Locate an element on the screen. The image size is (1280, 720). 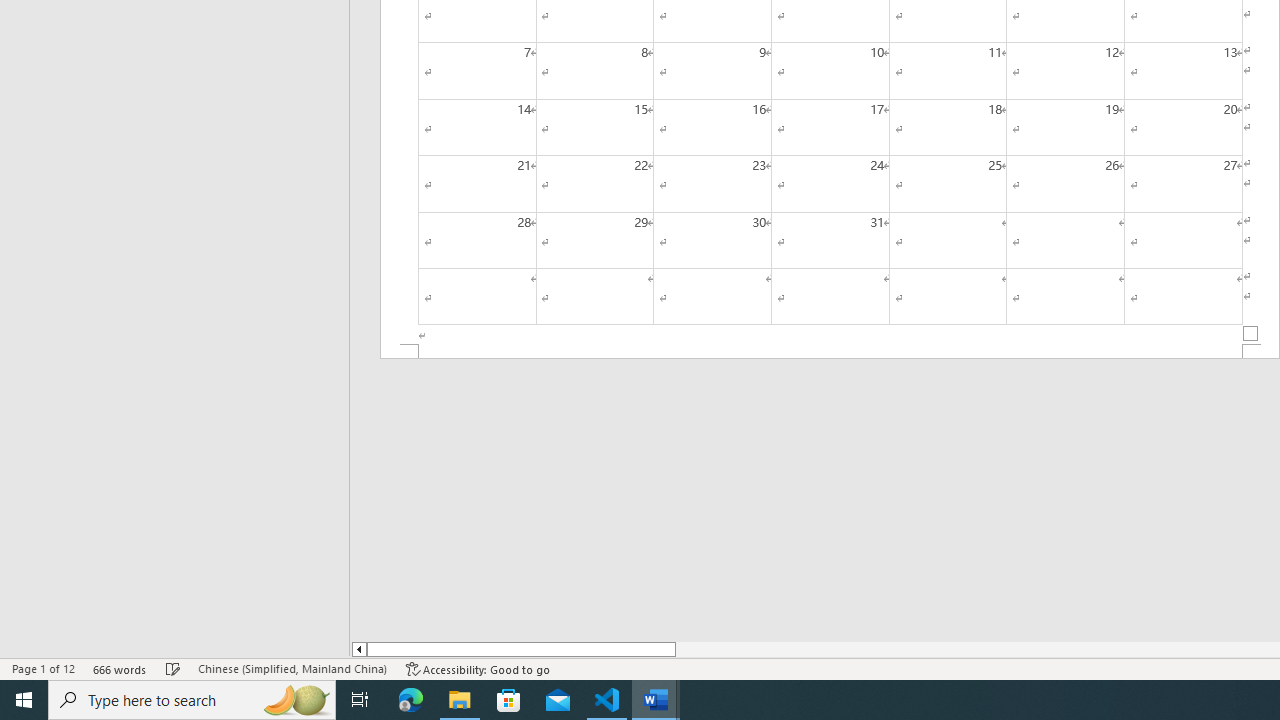
'Page Number Page 1 of 12' is located at coordinates (43, 669).